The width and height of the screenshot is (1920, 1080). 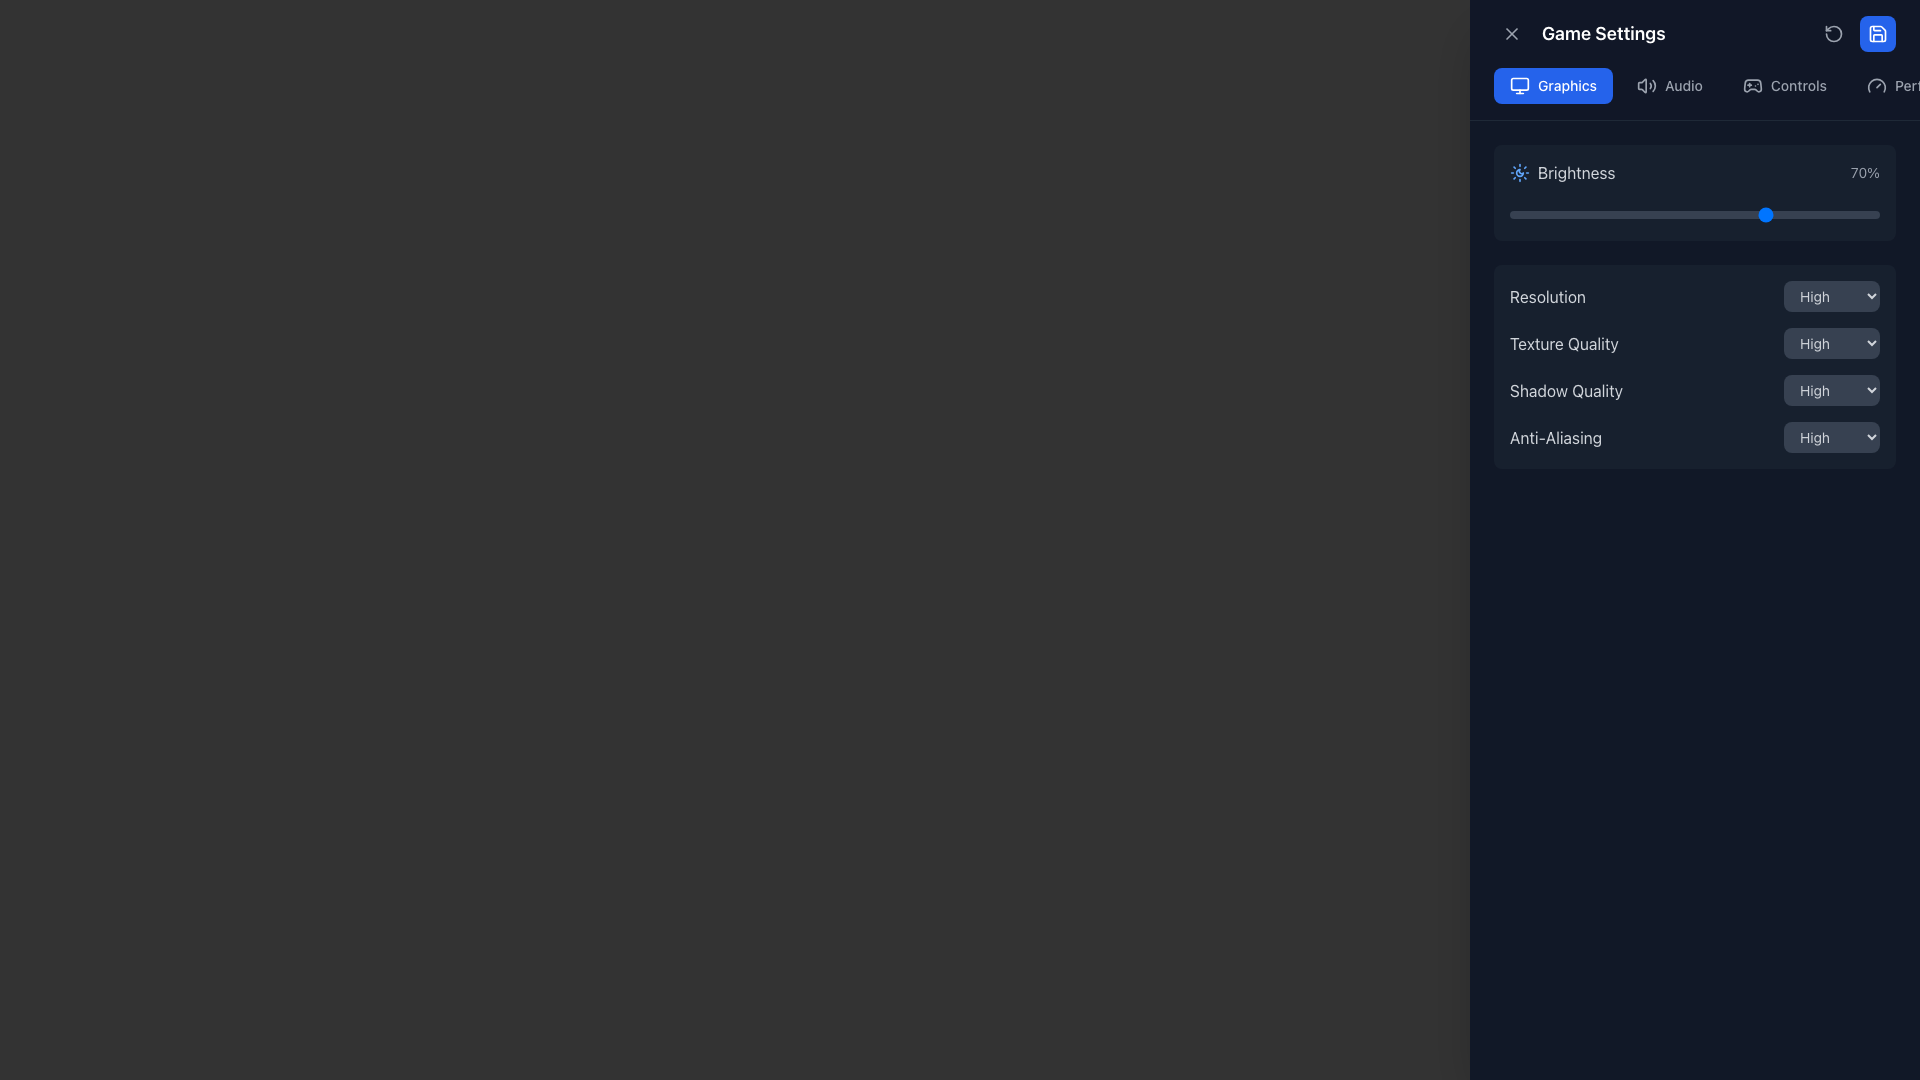 I want to click on the brightness level, so click(x=1682, y=215).